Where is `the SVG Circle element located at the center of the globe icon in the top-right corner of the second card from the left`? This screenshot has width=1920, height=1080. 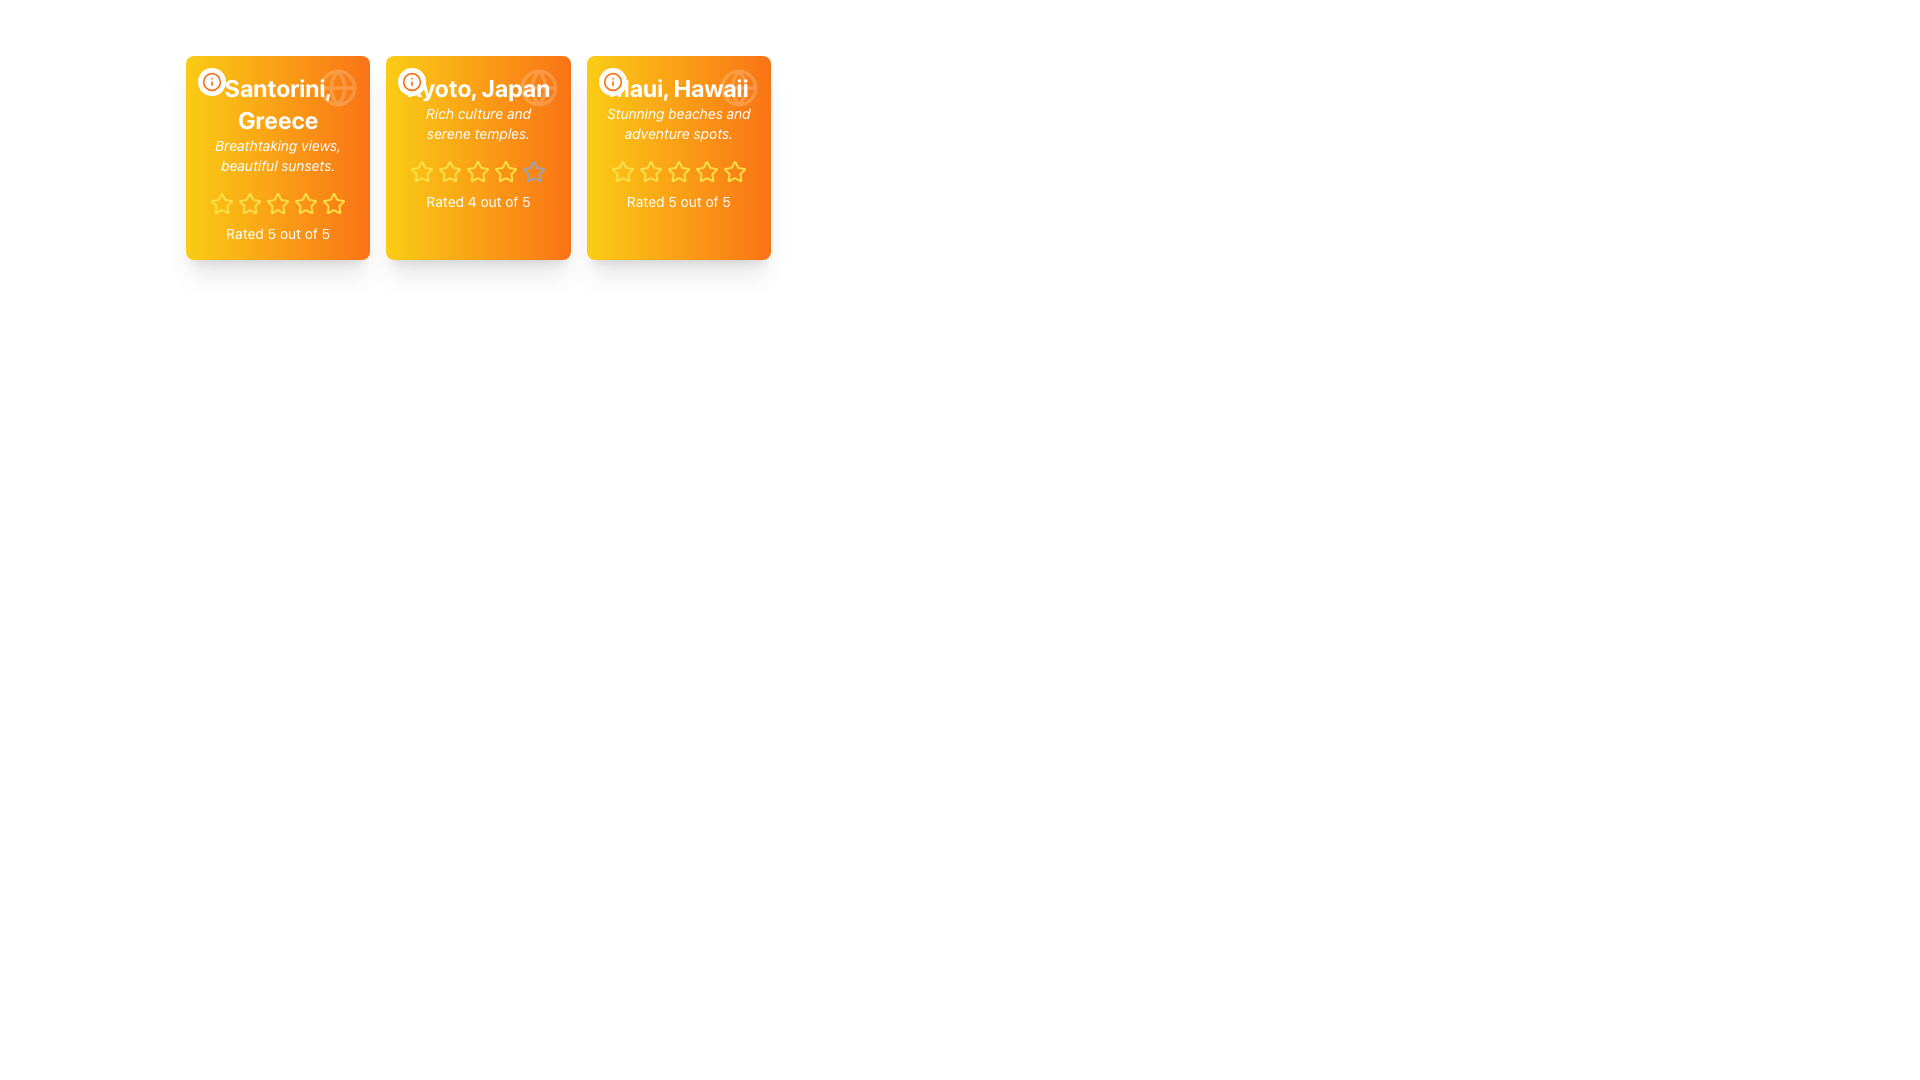 the SVG Circle element located at the center of the globe icon in the top-right corner of the second card from the left is located at coordinates (538, 87).